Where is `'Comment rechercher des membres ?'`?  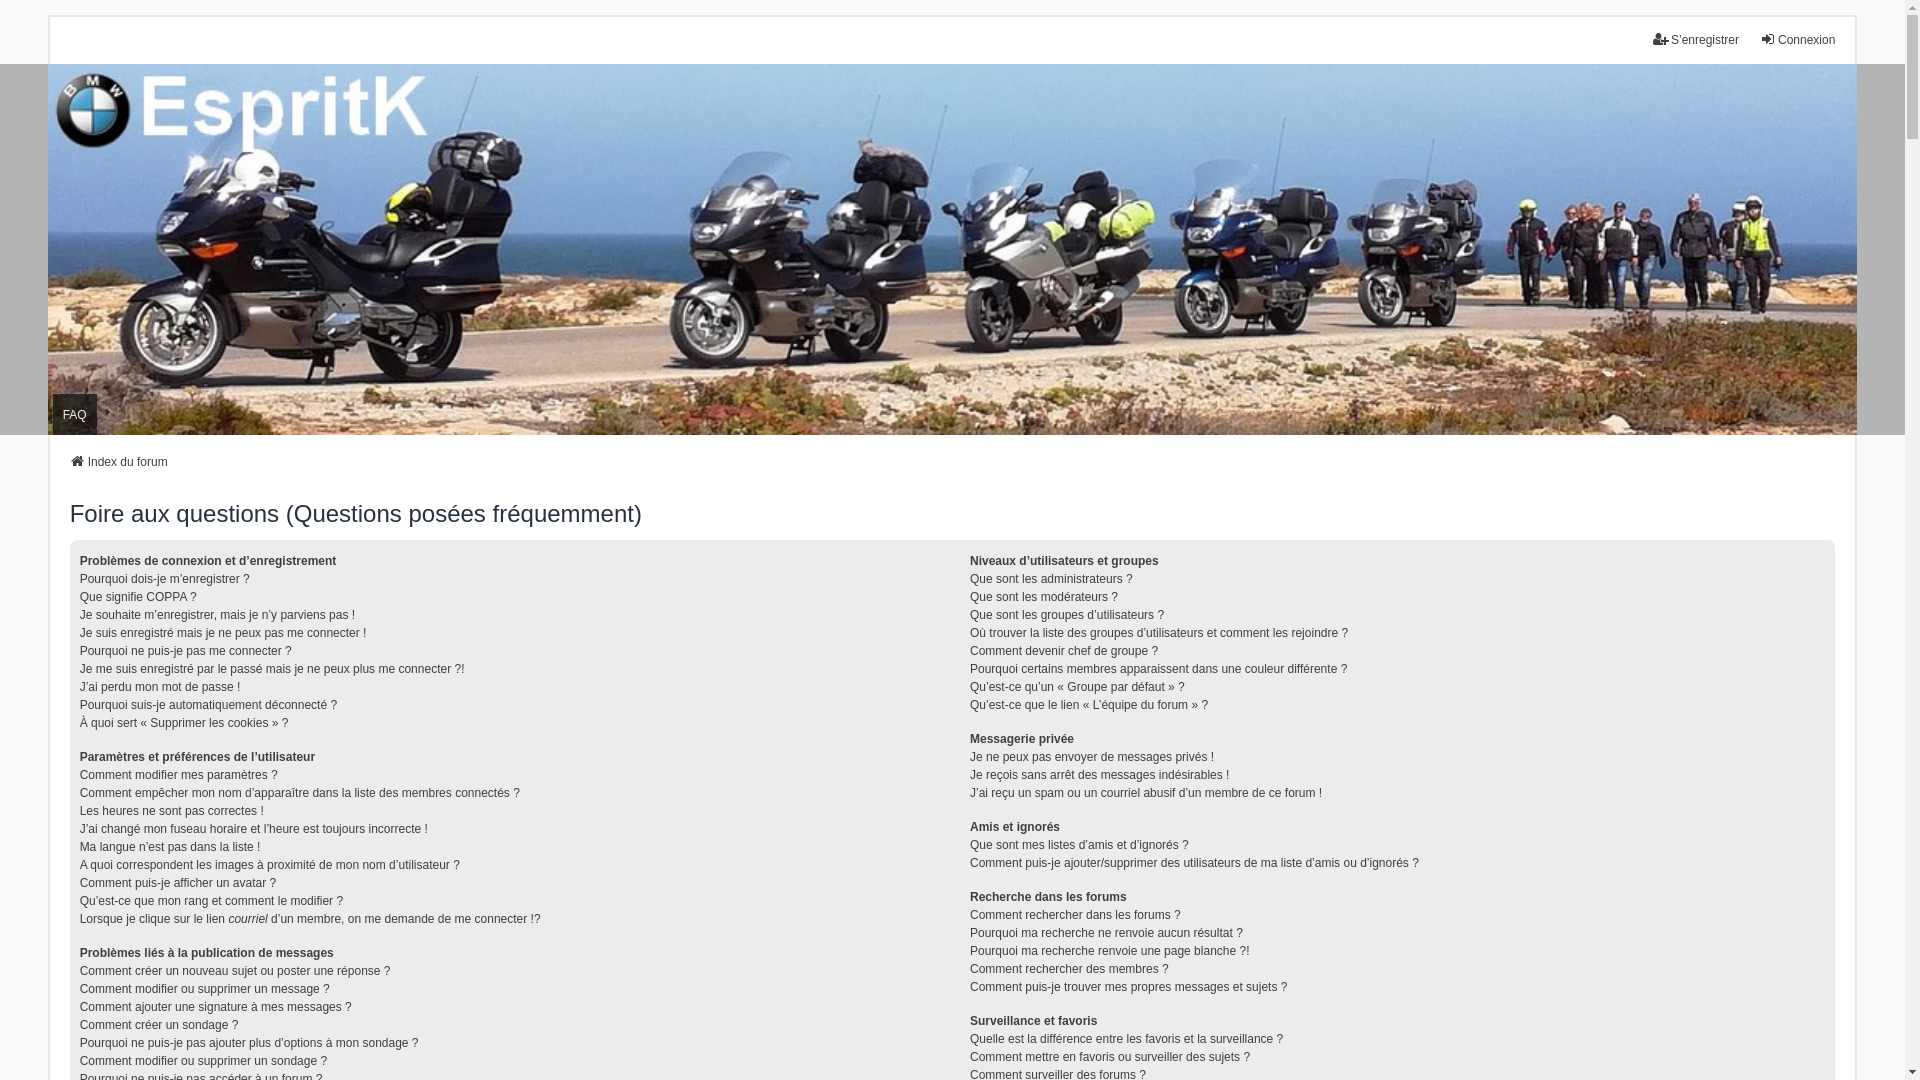
'Comment rechercher des membres ?' is located at coordinates (969, 967).